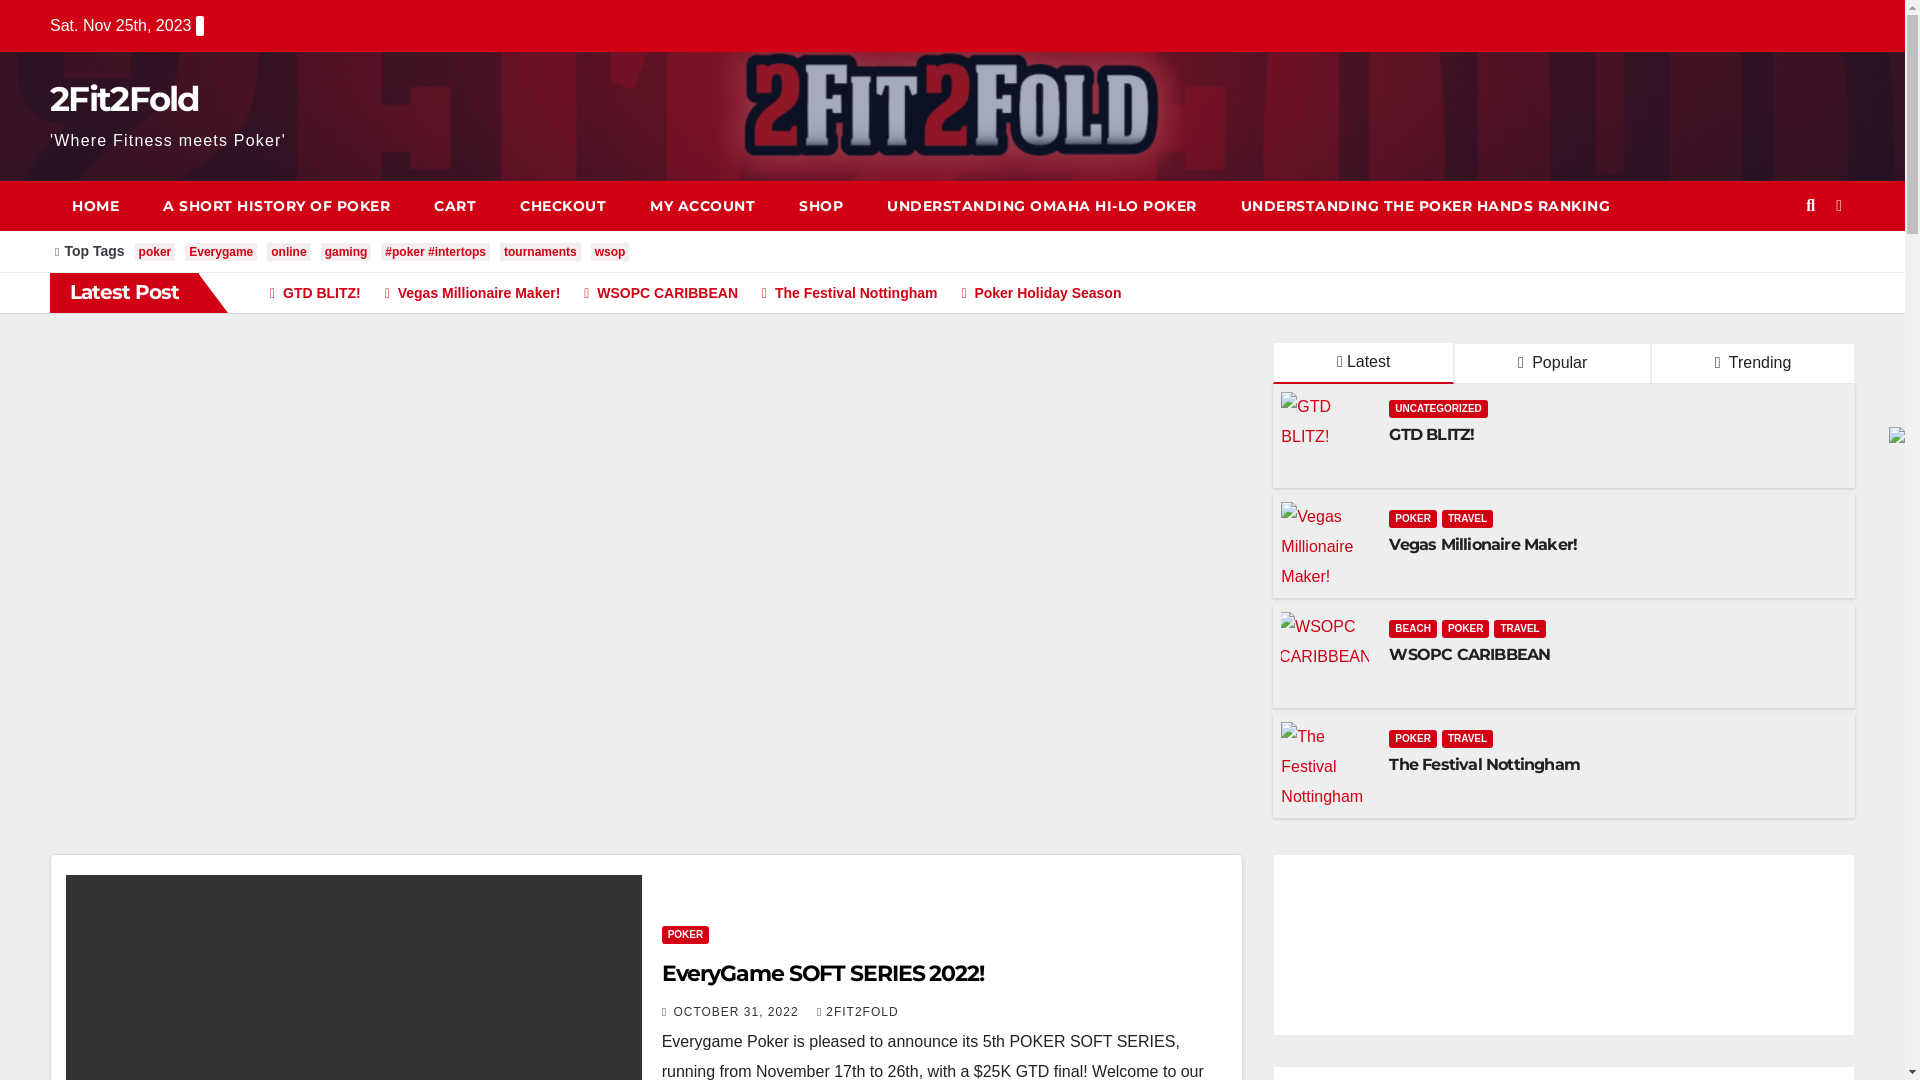 The width and height of the screenshot is (1920, 1080). Describe the element at coordinates (411, 205) in the screenshot. I see `'CART'` at that location.